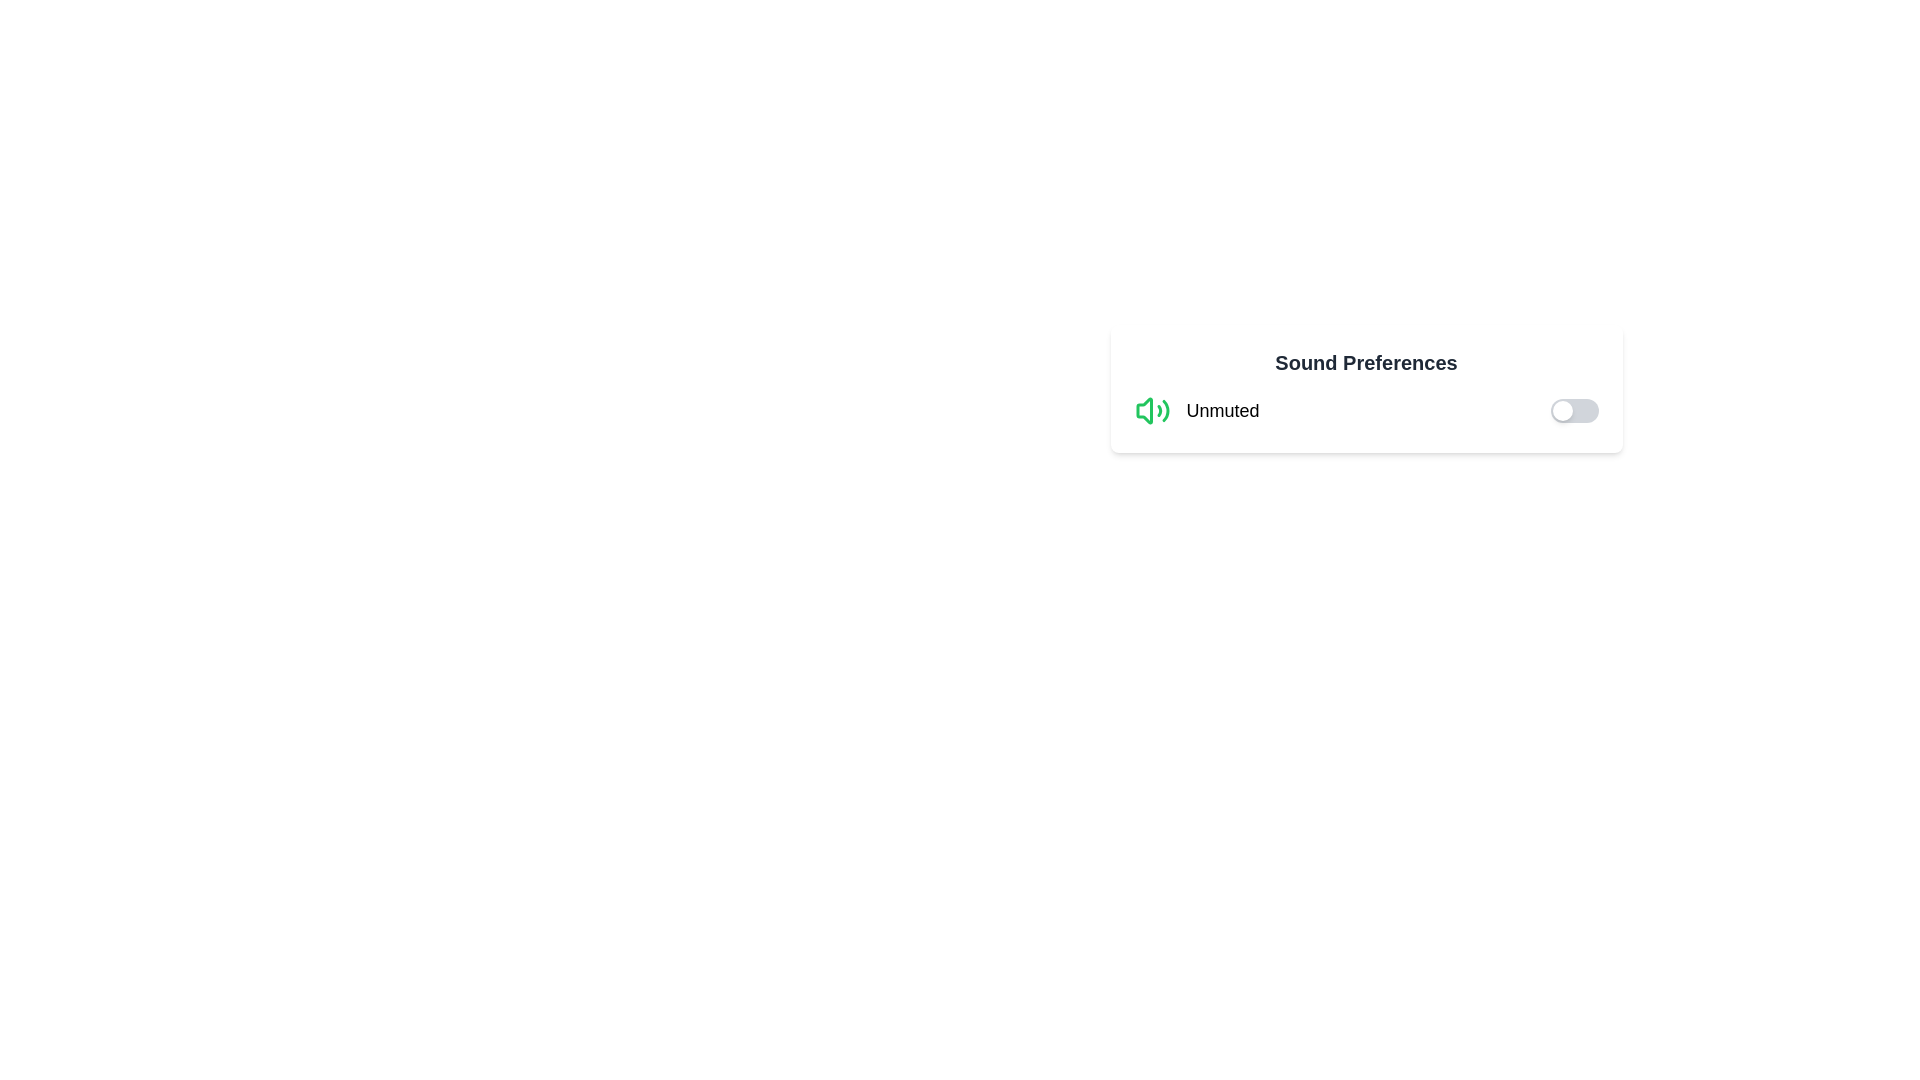  Describe the element at coordinates (1365, 410) in the screenshot. I see `the toggle switch on the sound preferences element labeled 'Unmuted' to change the sound state` at that location.